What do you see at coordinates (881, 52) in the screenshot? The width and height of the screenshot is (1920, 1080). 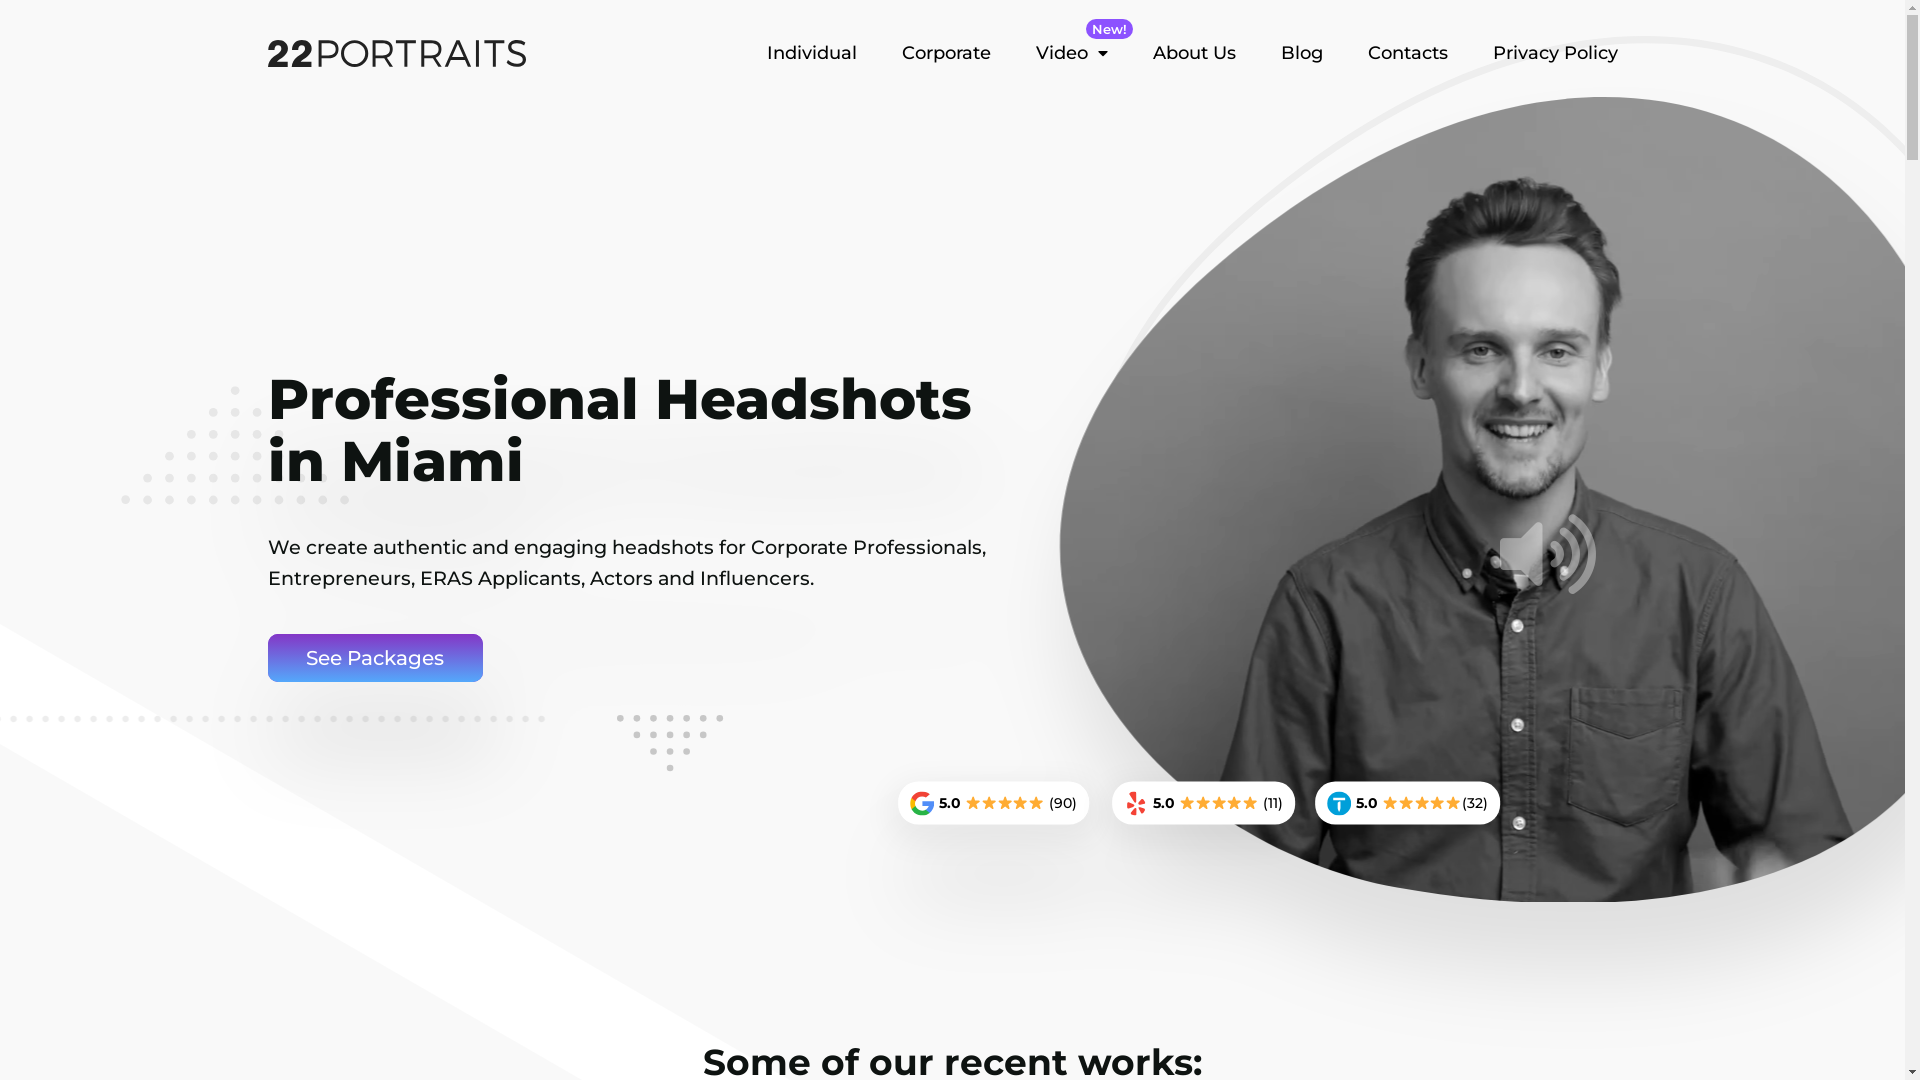 I see `'Corporate'` at bounding box center [881, 52].